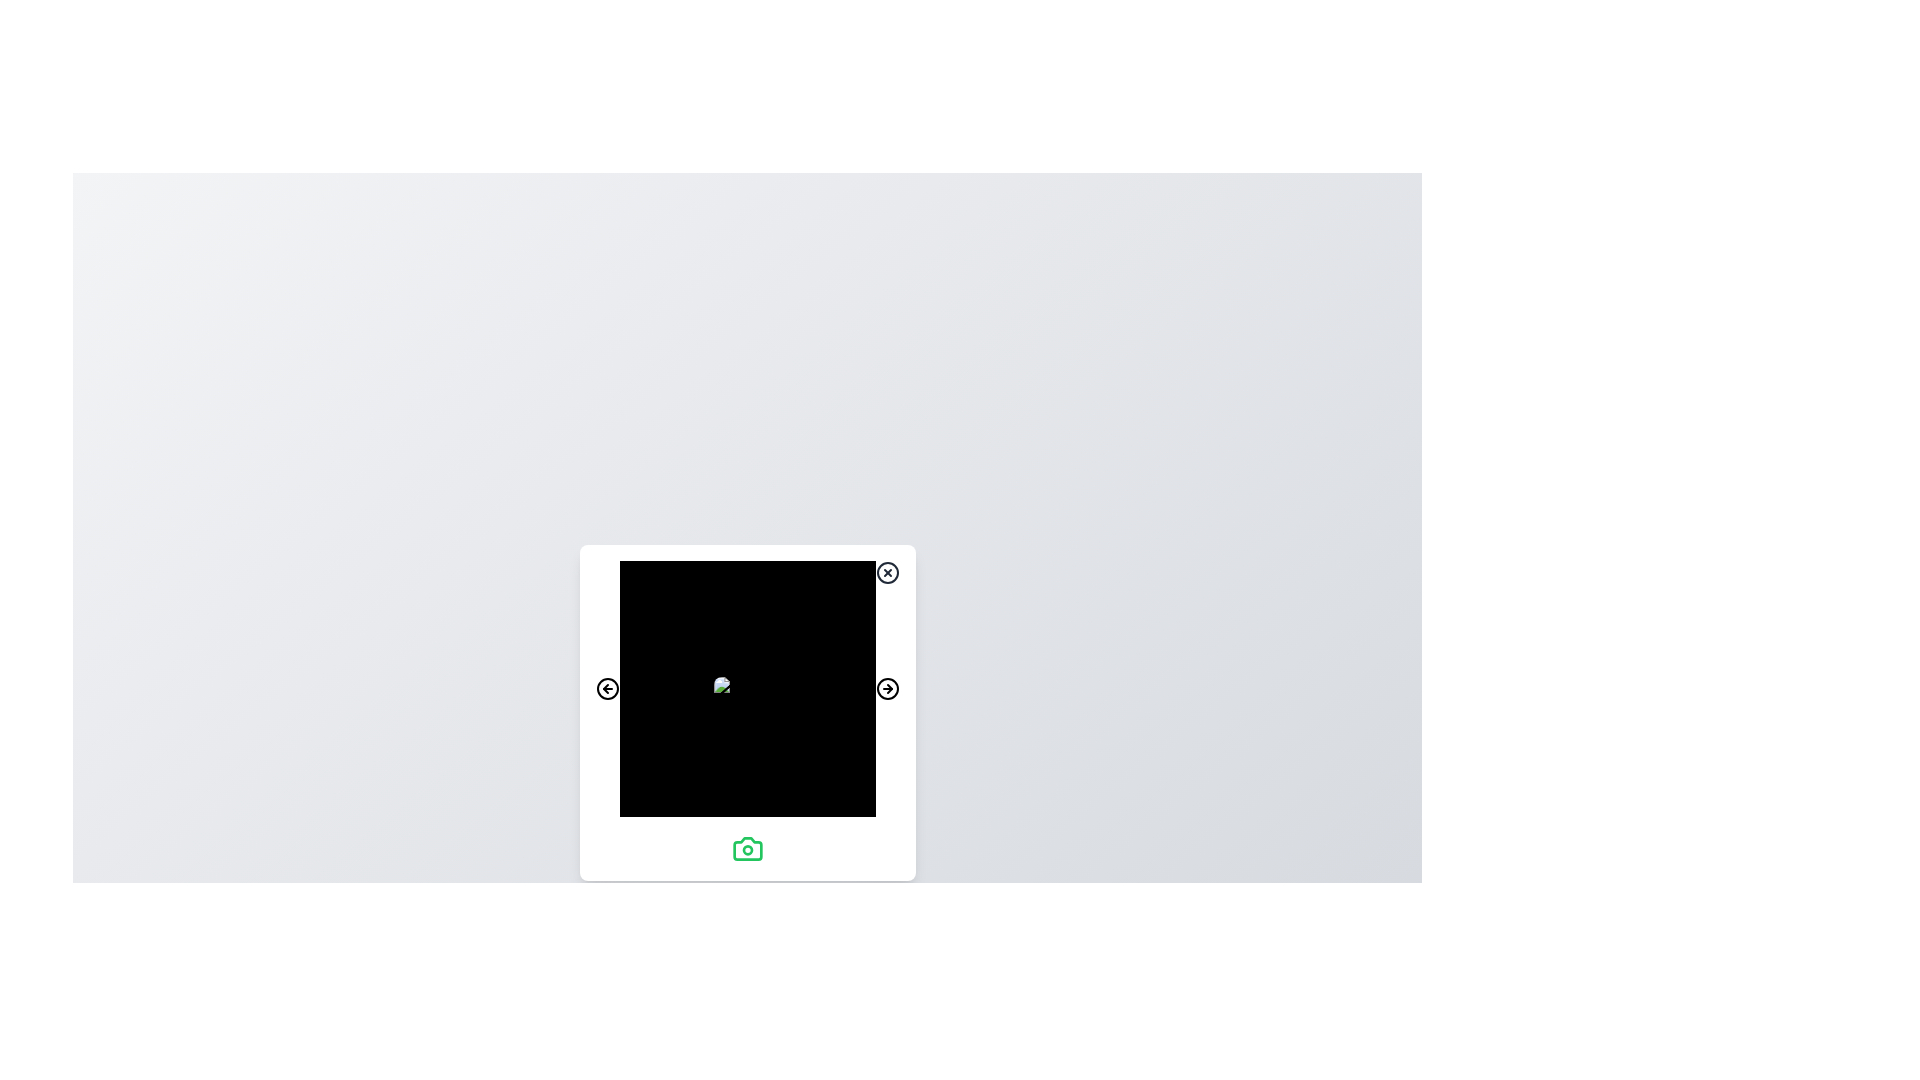 This screenshot has height=1080, width=1920. Describe the element at coordinates (606, 688) in the screenshot. I see `the circular left arrow button` at that location.